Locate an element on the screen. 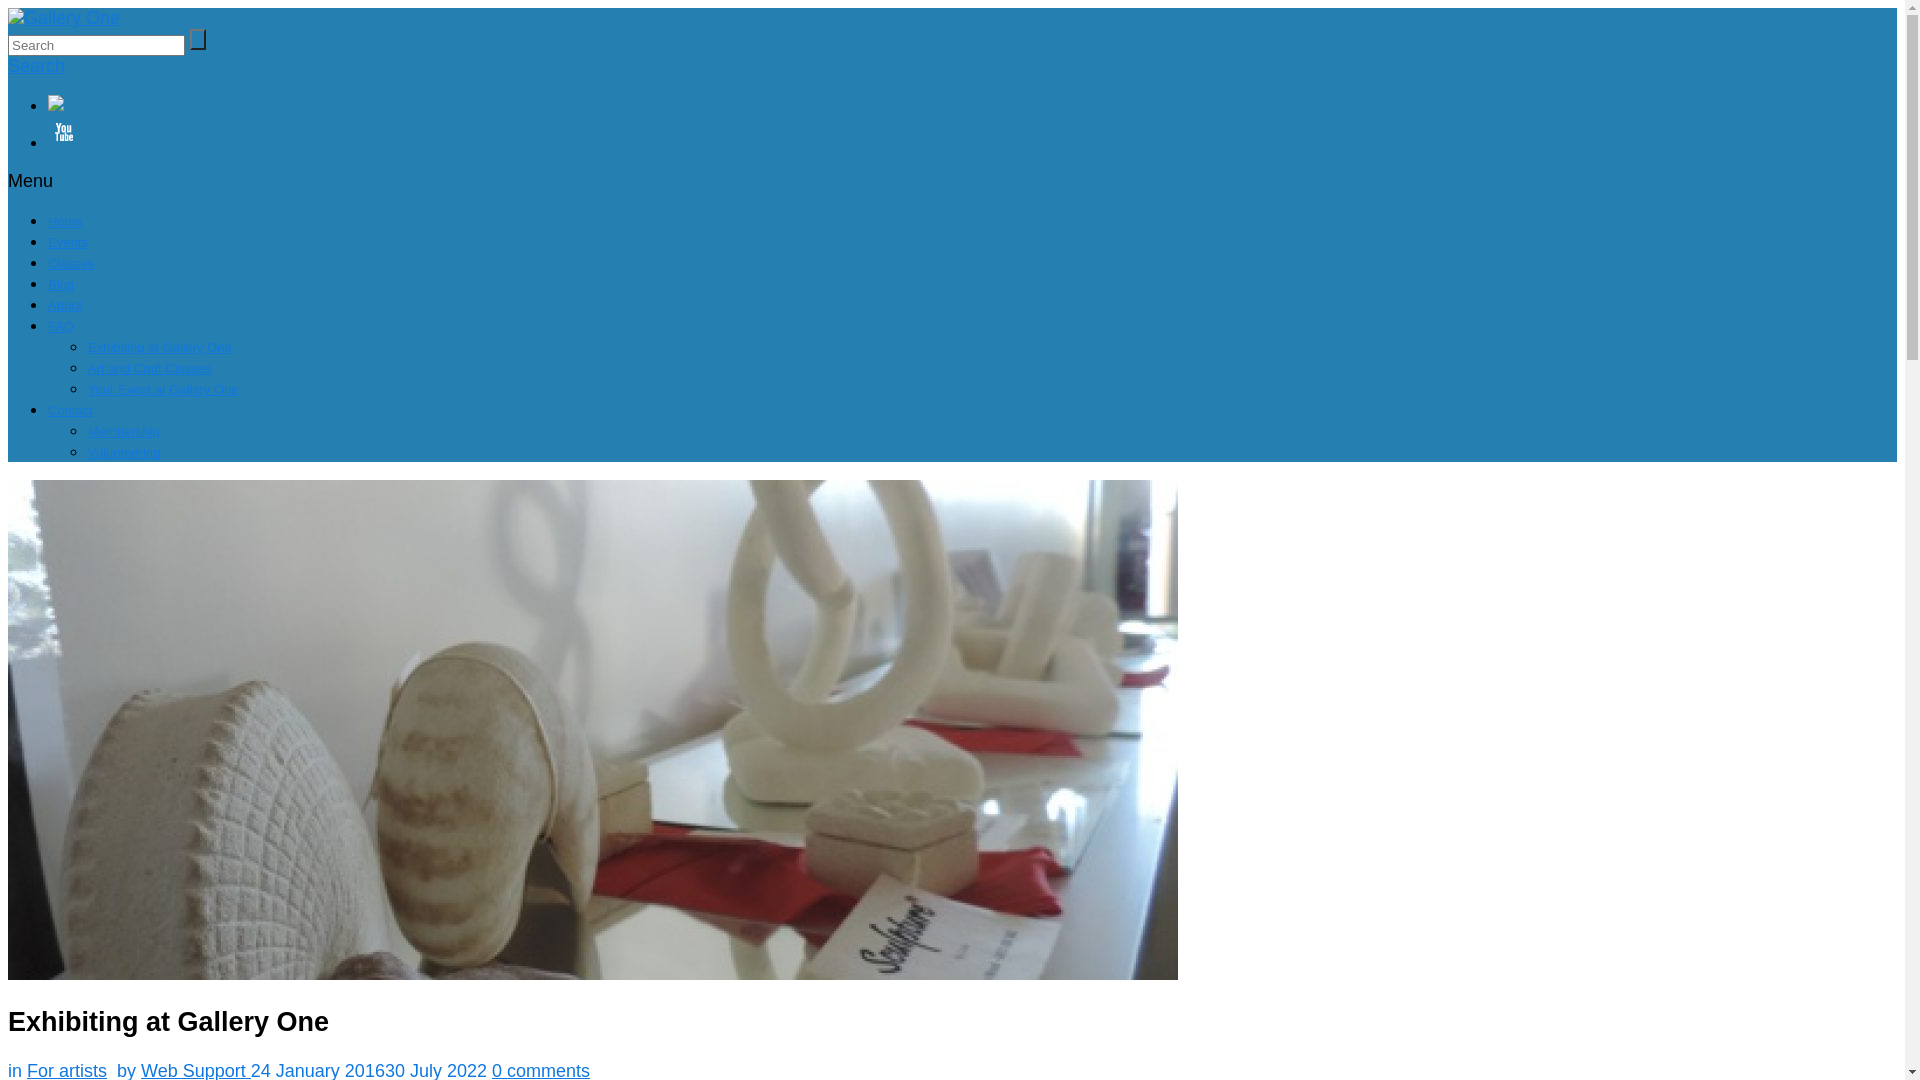 Image resolution: width=1920 pixels, height=1080 pixels. 'Gallery One on YouTube' is located at coordinates (972, 134).